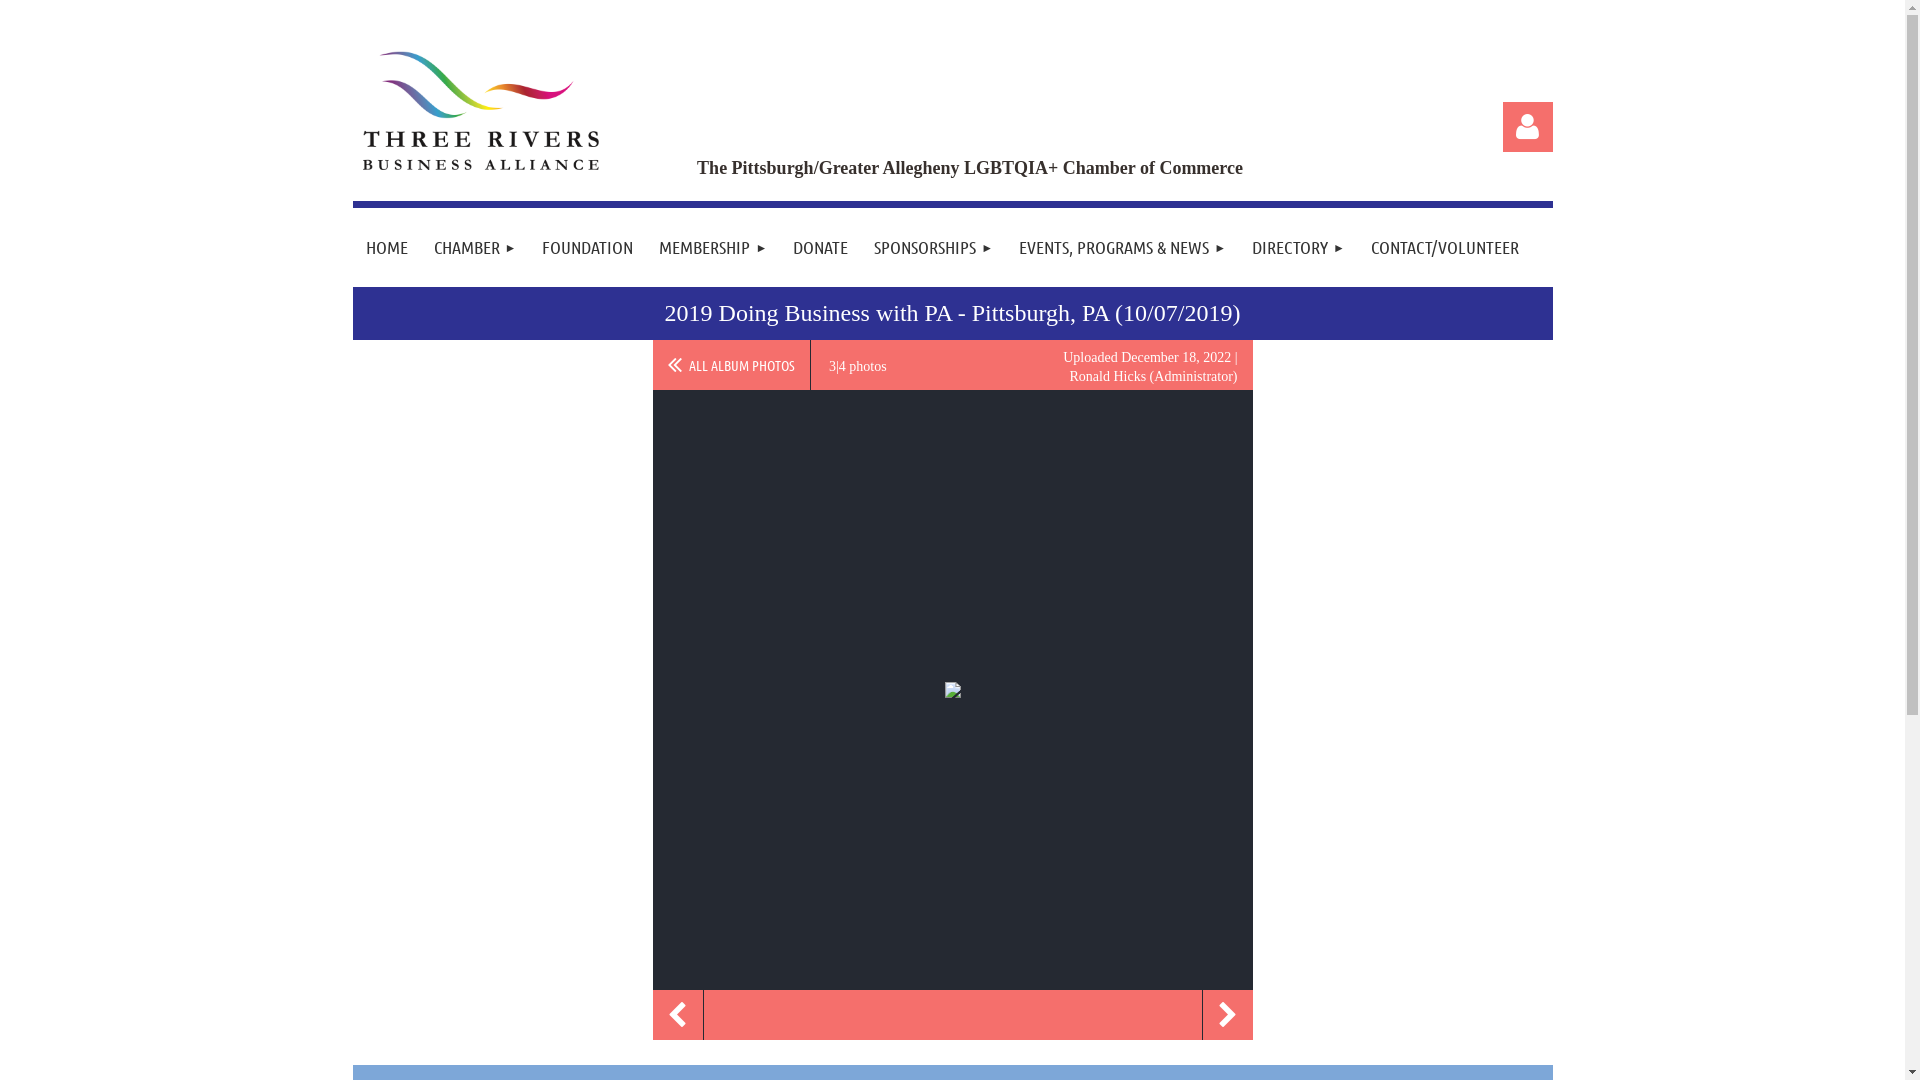 This screenshot has width=1920, height=1080. Describe the element at coordinates (586, 246) in the screenshot. I see `'FOUNDATION'` at that location.